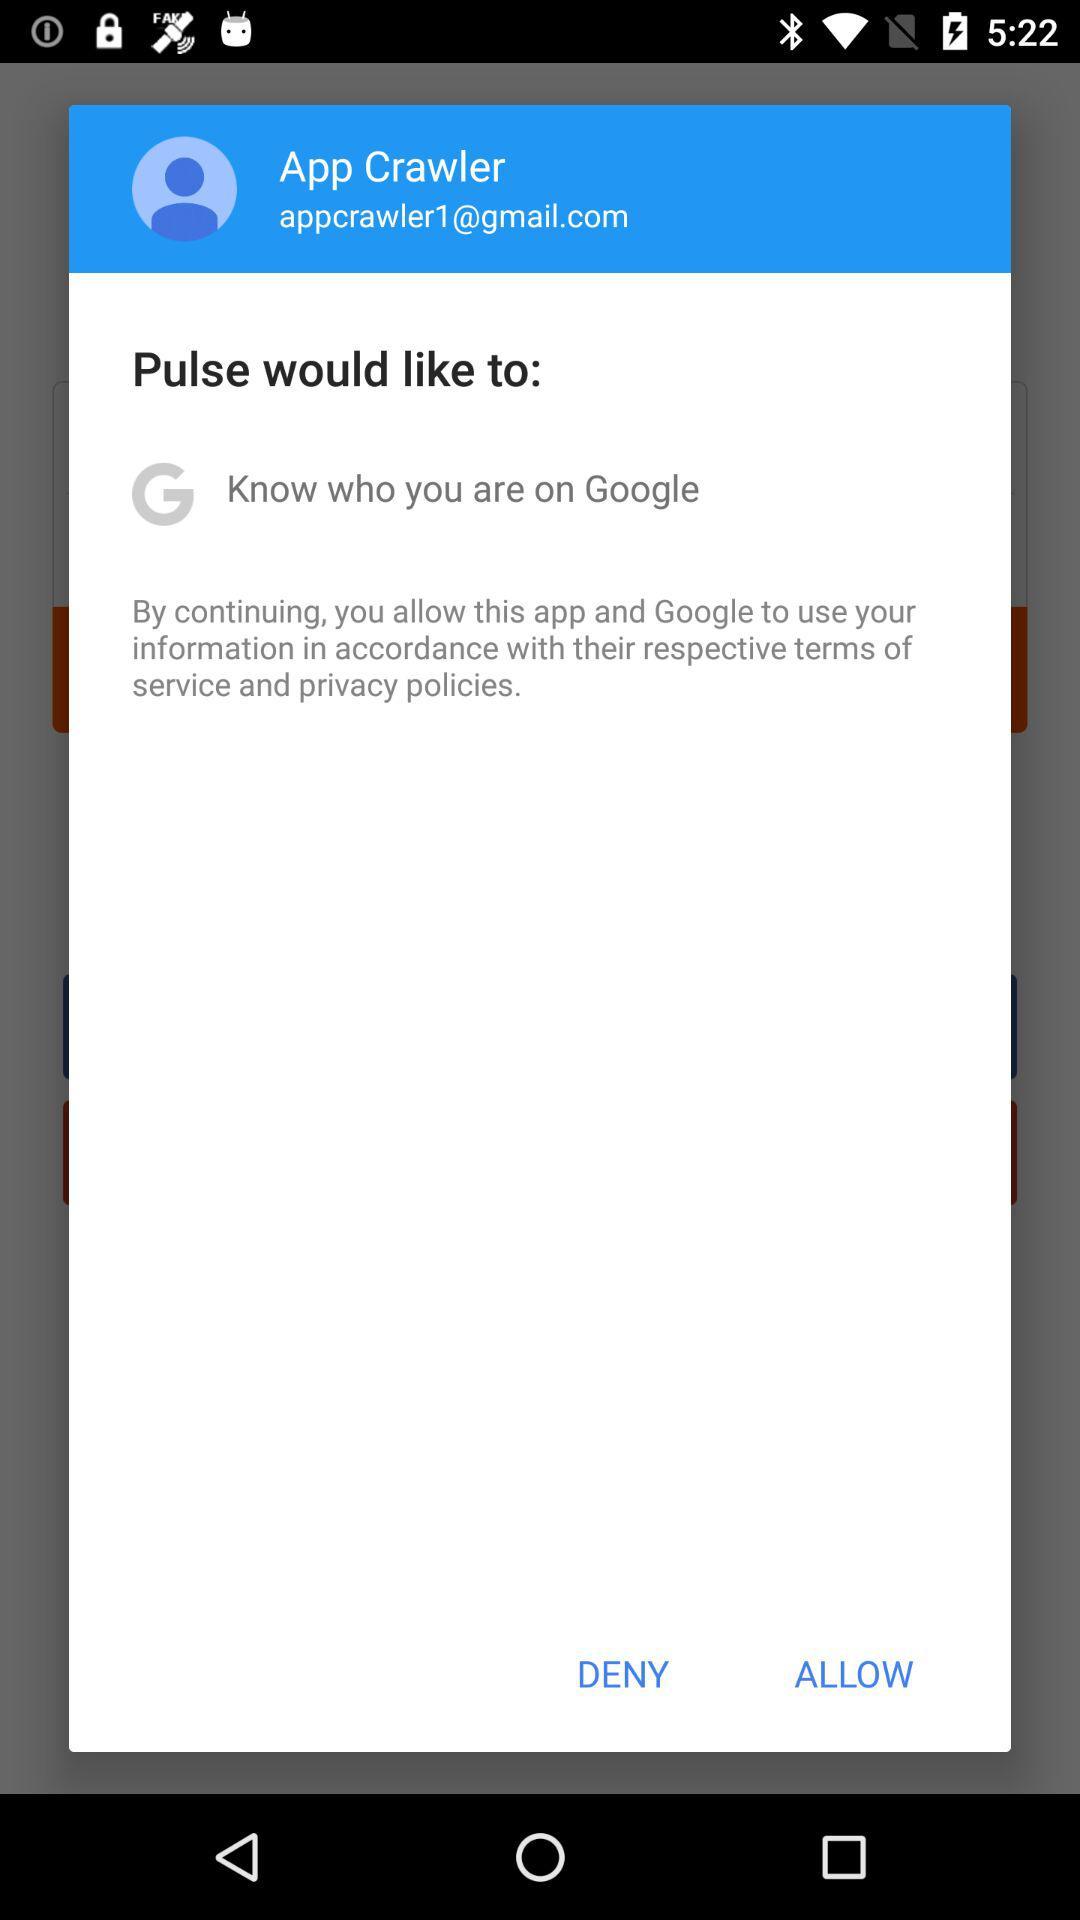  What do you see at coordinates (621, 1673) in the screenshot?
I see `the deny icon` at bounding box center [621, 1673].